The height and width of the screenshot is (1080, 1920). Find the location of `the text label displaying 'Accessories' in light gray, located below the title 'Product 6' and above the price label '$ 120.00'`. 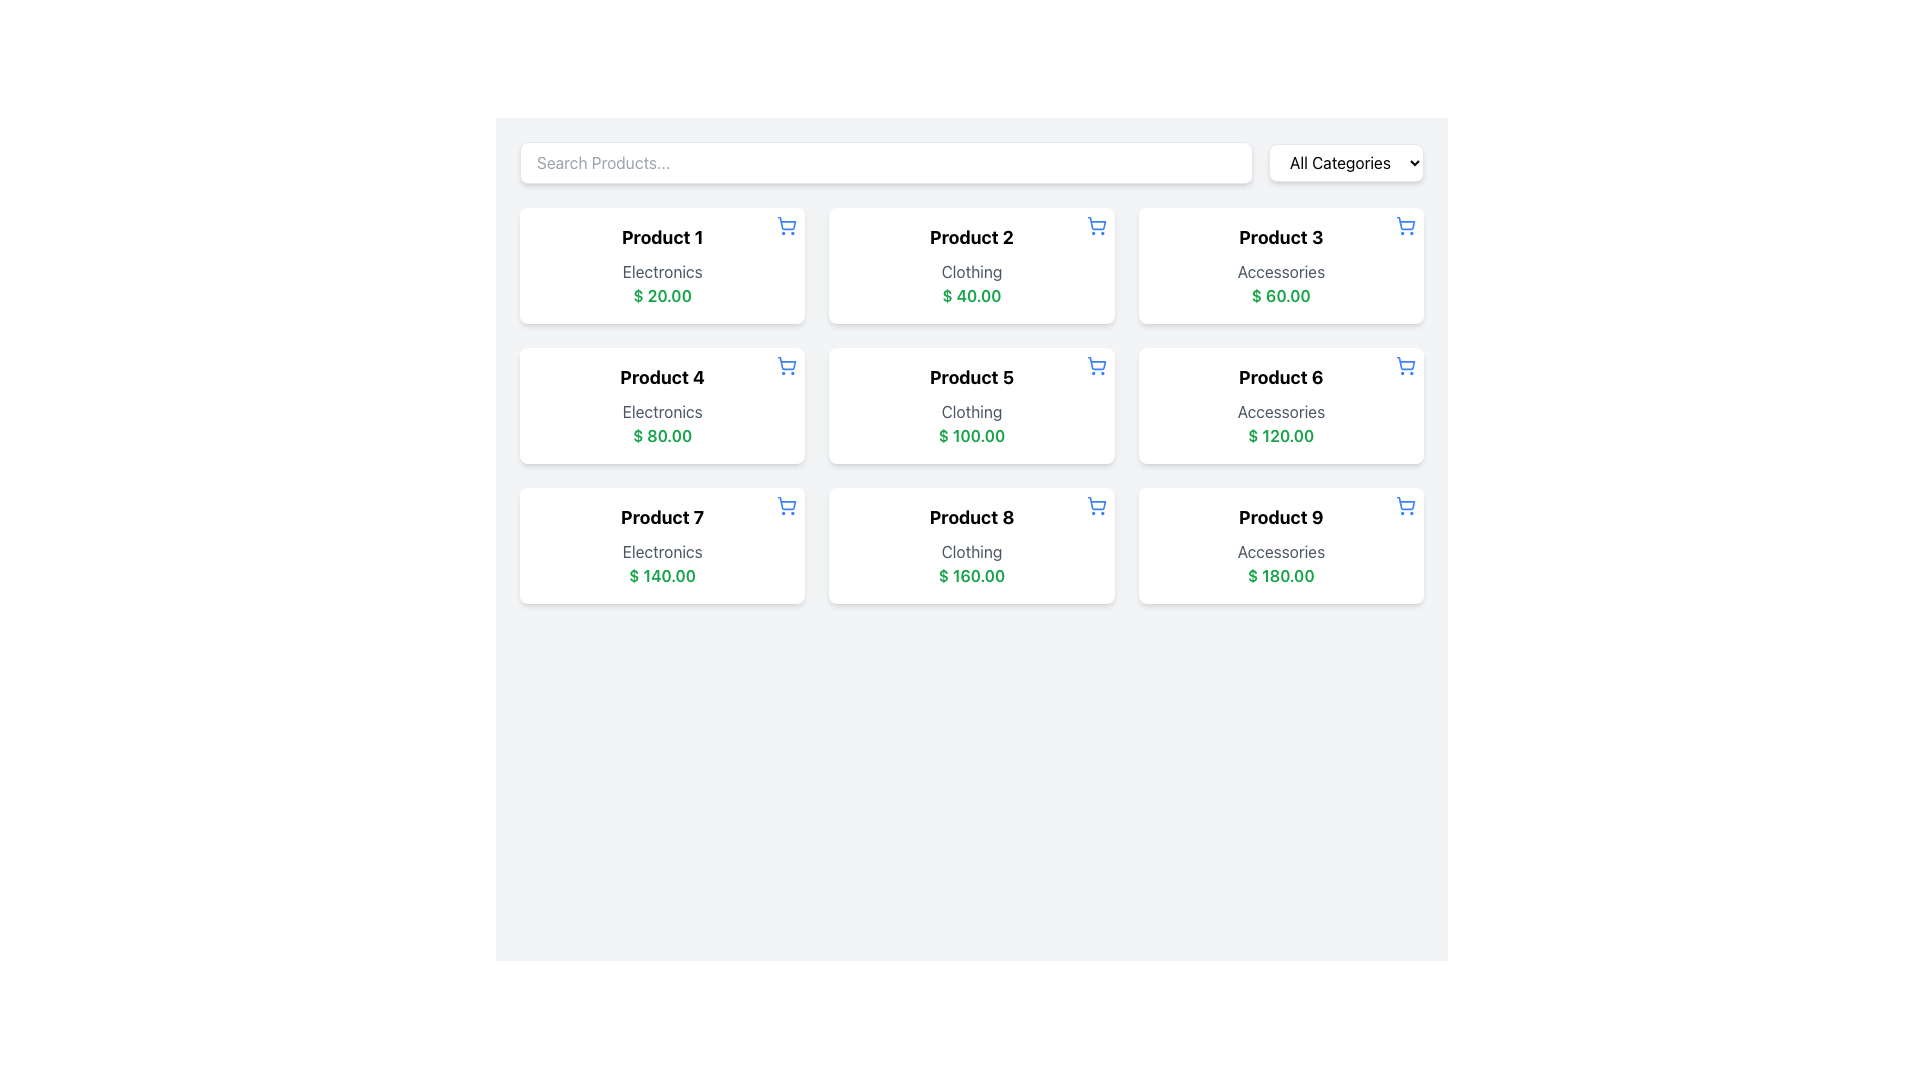

the text label displaying 'Accessories' in light gray, located below the title 'Product 6' and above the price label '$ 120.00' is located at coordinates (1281, 411).